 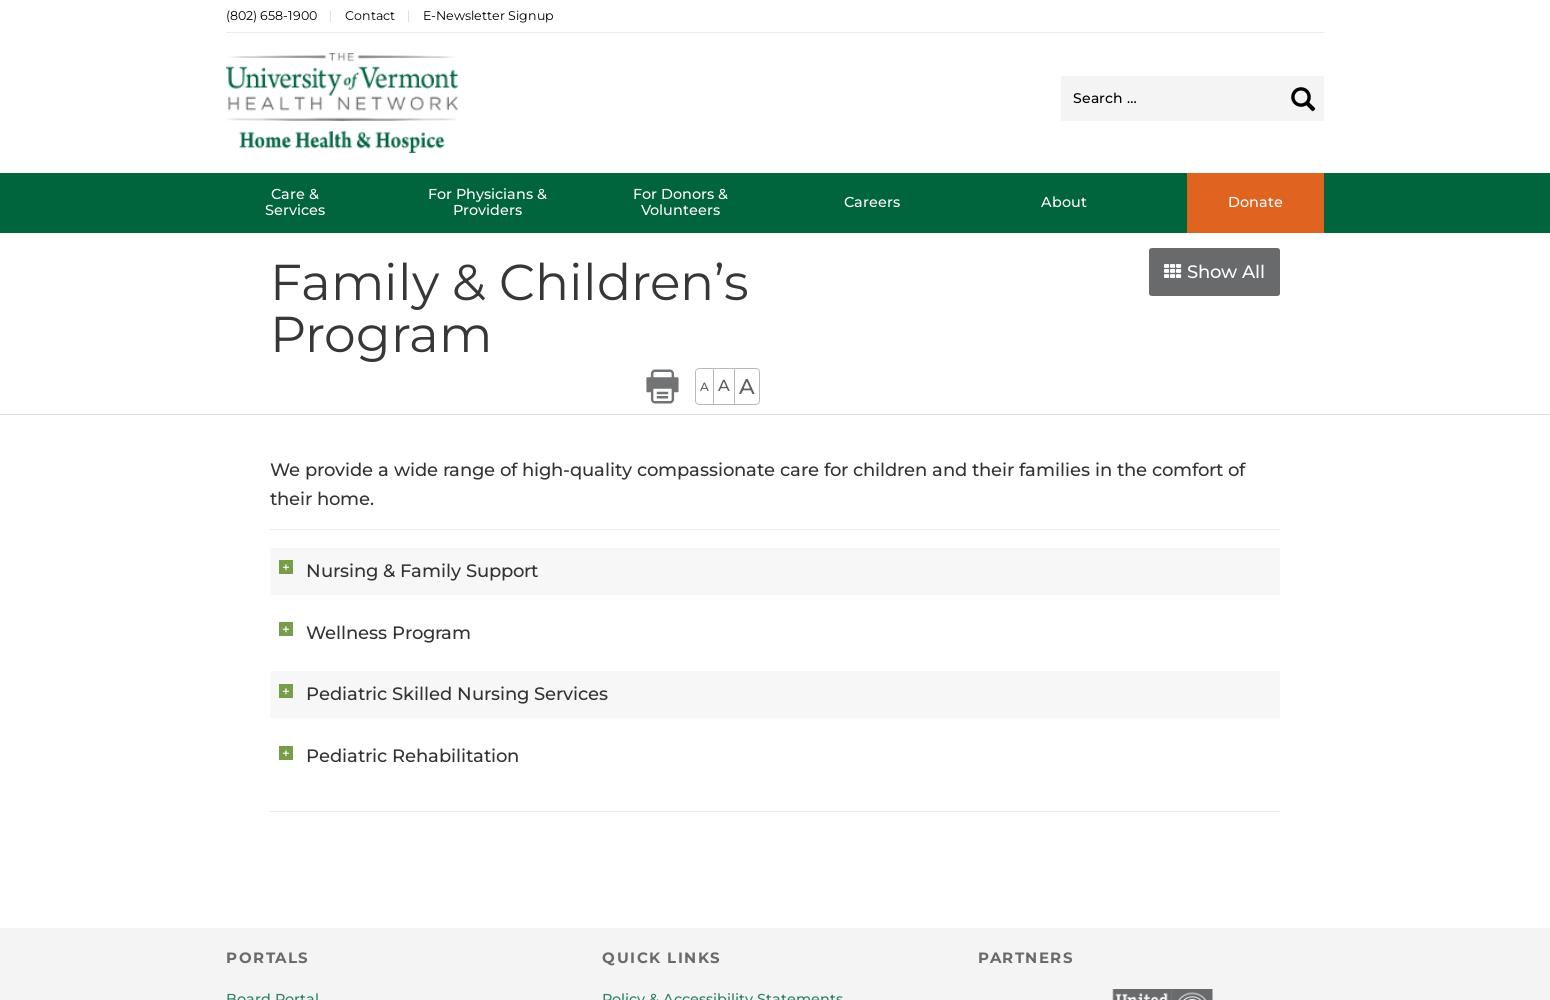 I want to click on 'Quick Links', so click(x=660, y=956).